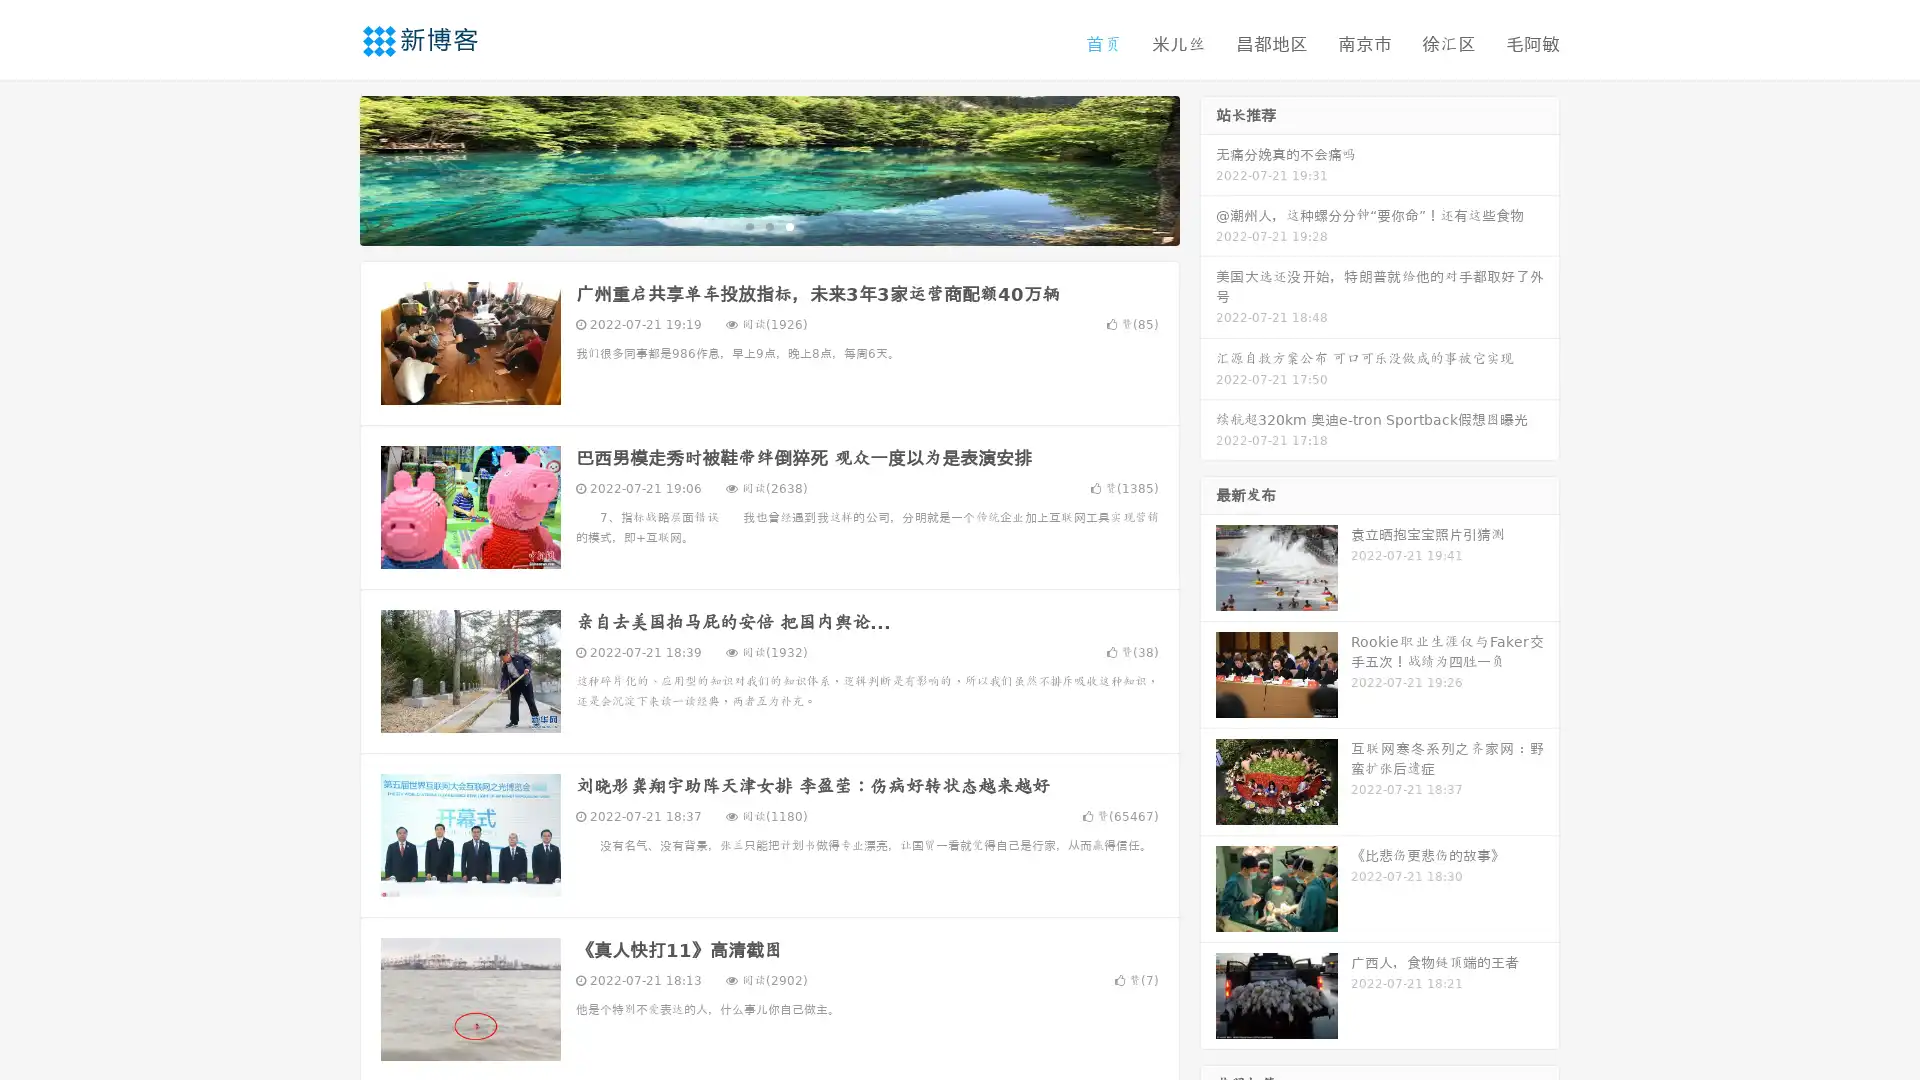  What do you see at coordinates (748, 225) in the screenshot?
I see `Go to slide 1` at bounding box center [748, 225].